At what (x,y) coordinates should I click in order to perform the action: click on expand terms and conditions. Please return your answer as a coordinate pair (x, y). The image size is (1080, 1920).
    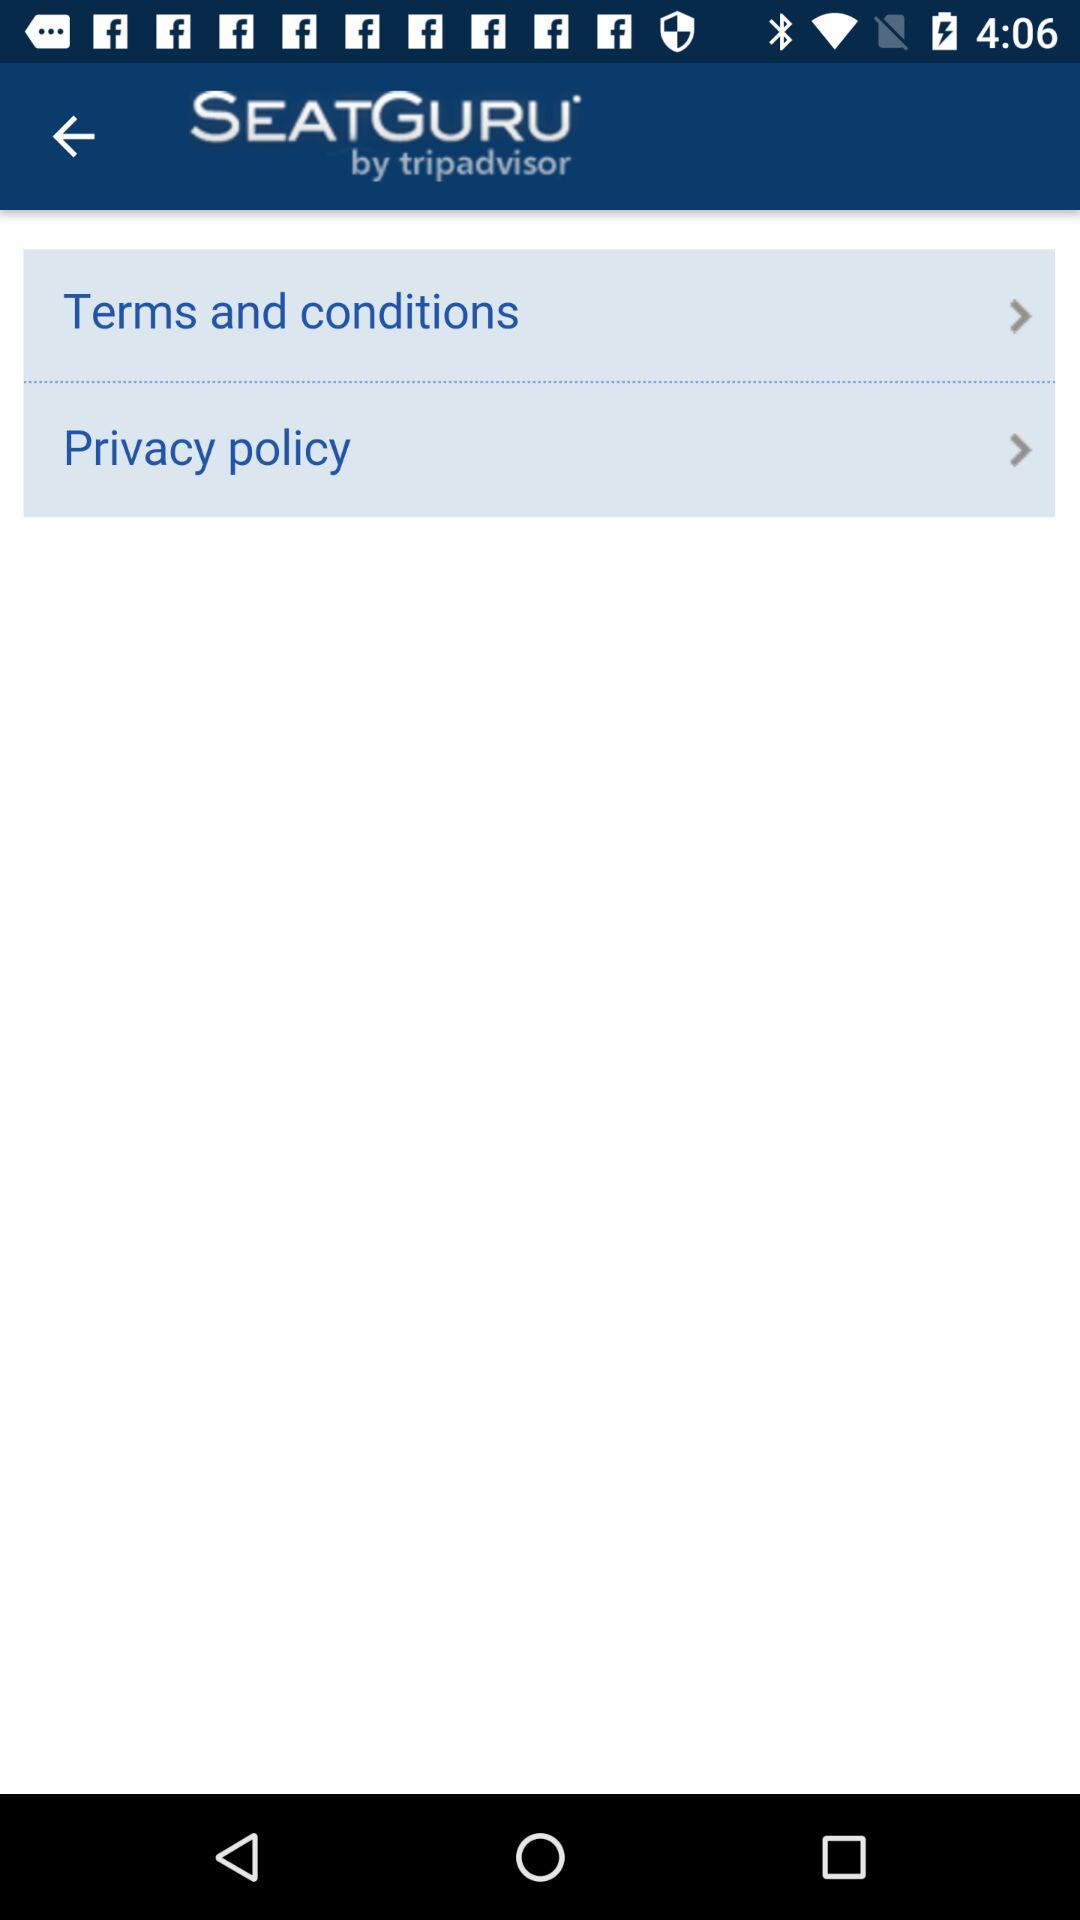
    Looking at the image, I should click on (540, 1002).